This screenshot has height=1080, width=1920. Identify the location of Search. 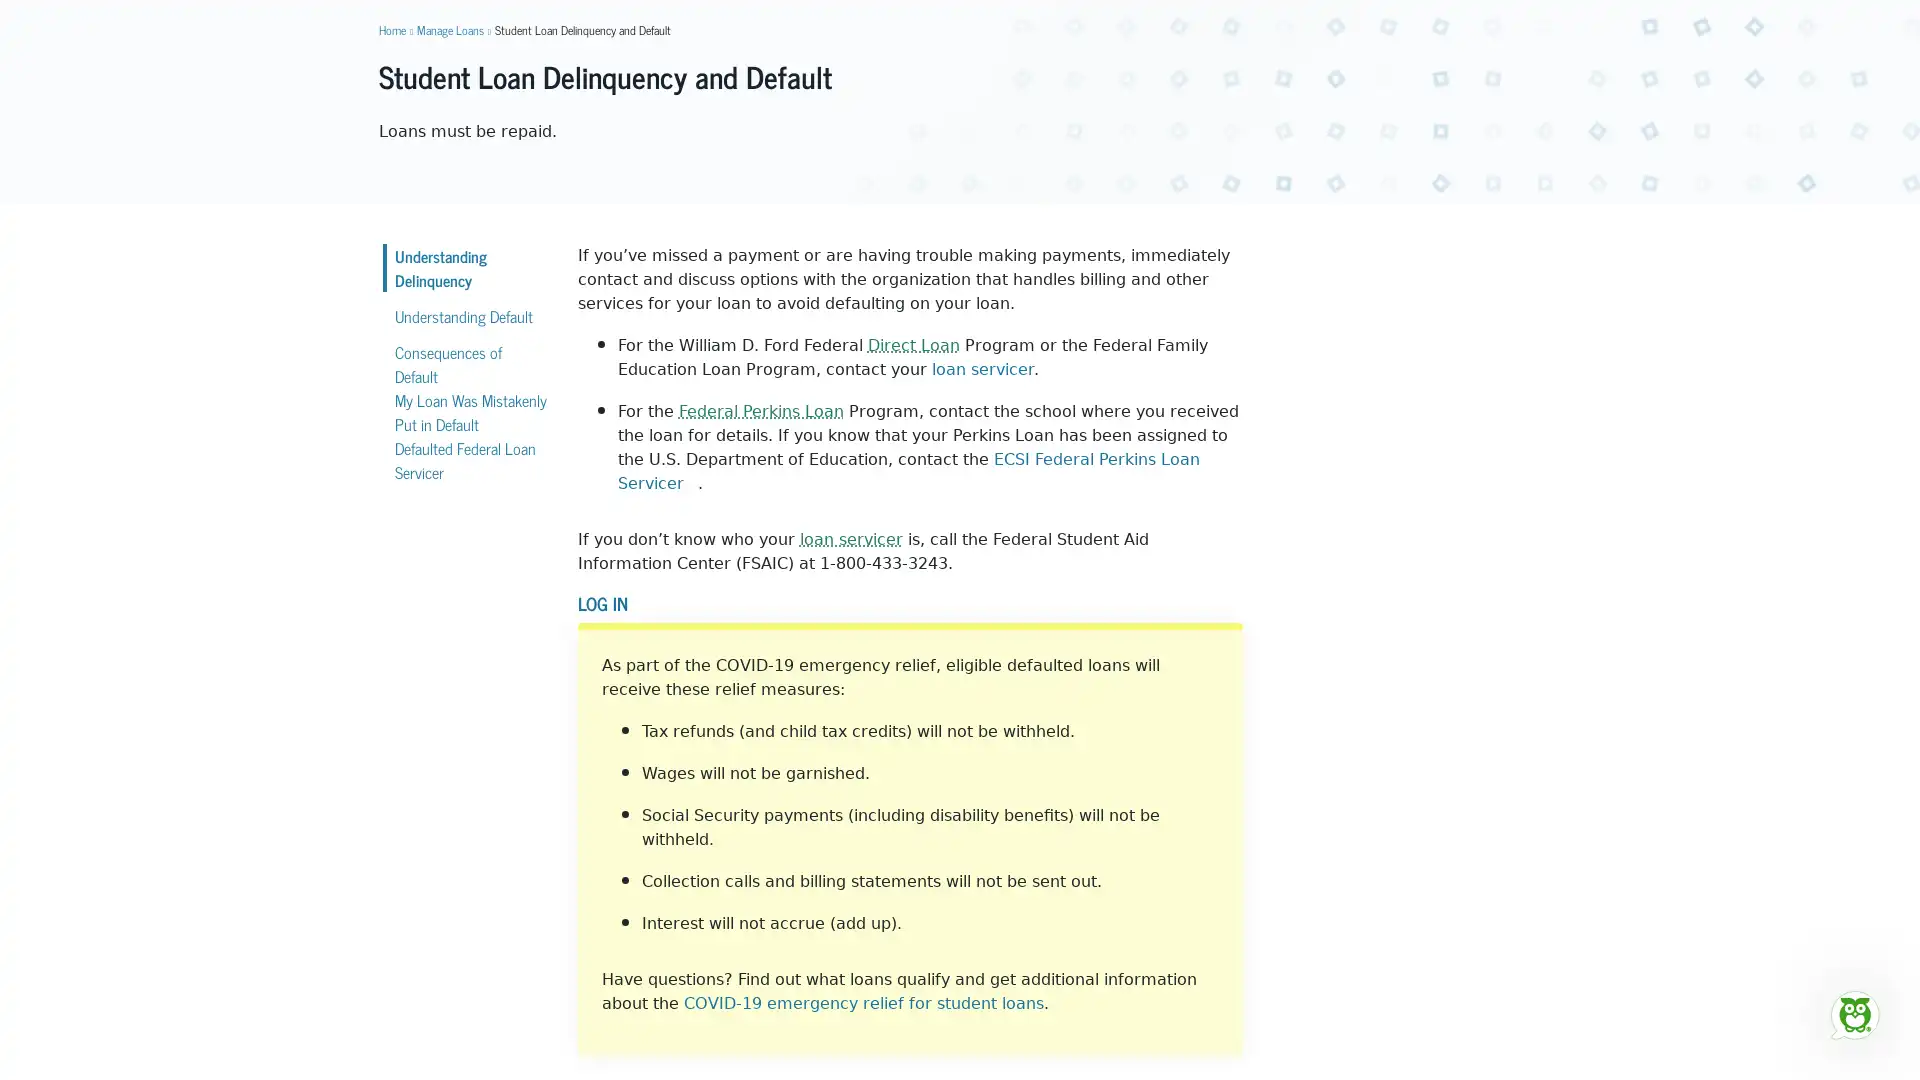
(1256, 69).